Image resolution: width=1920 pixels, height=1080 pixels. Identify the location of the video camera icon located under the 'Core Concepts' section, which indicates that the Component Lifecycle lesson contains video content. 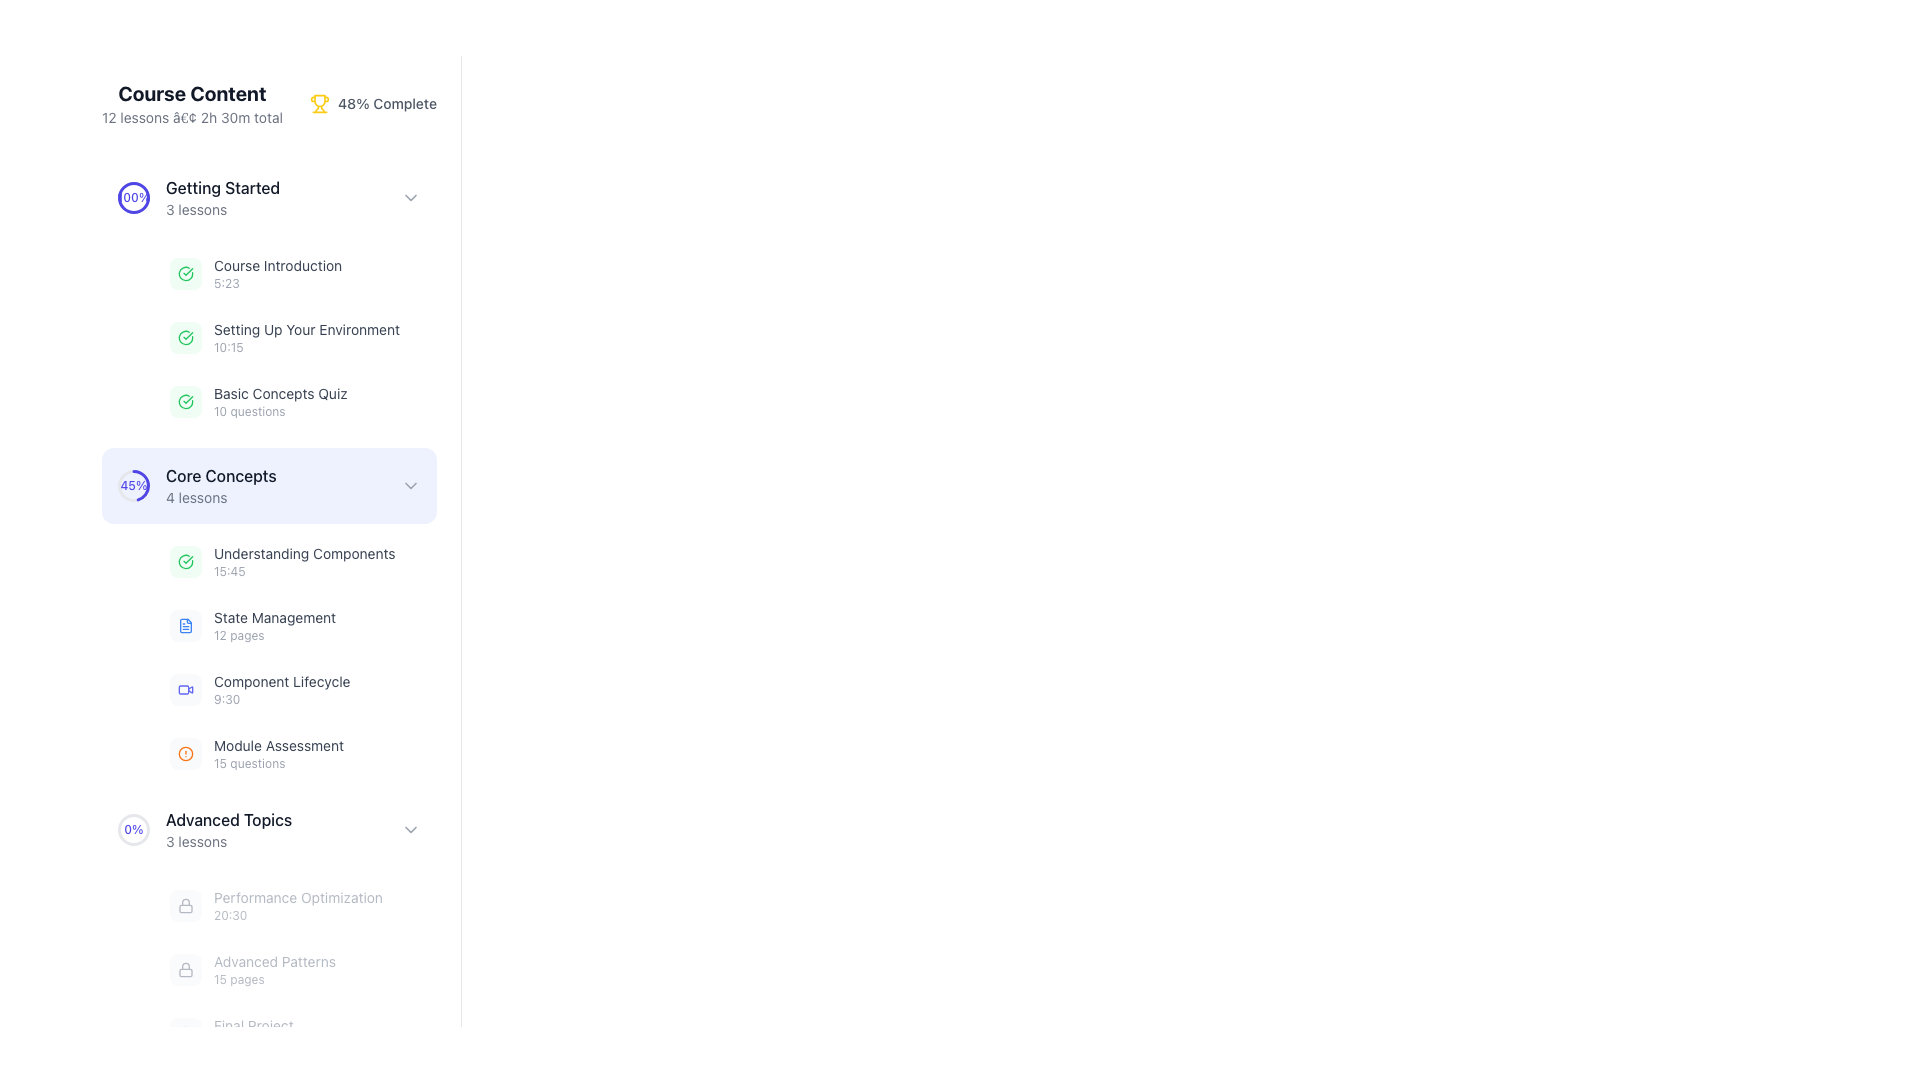
(186, 689).